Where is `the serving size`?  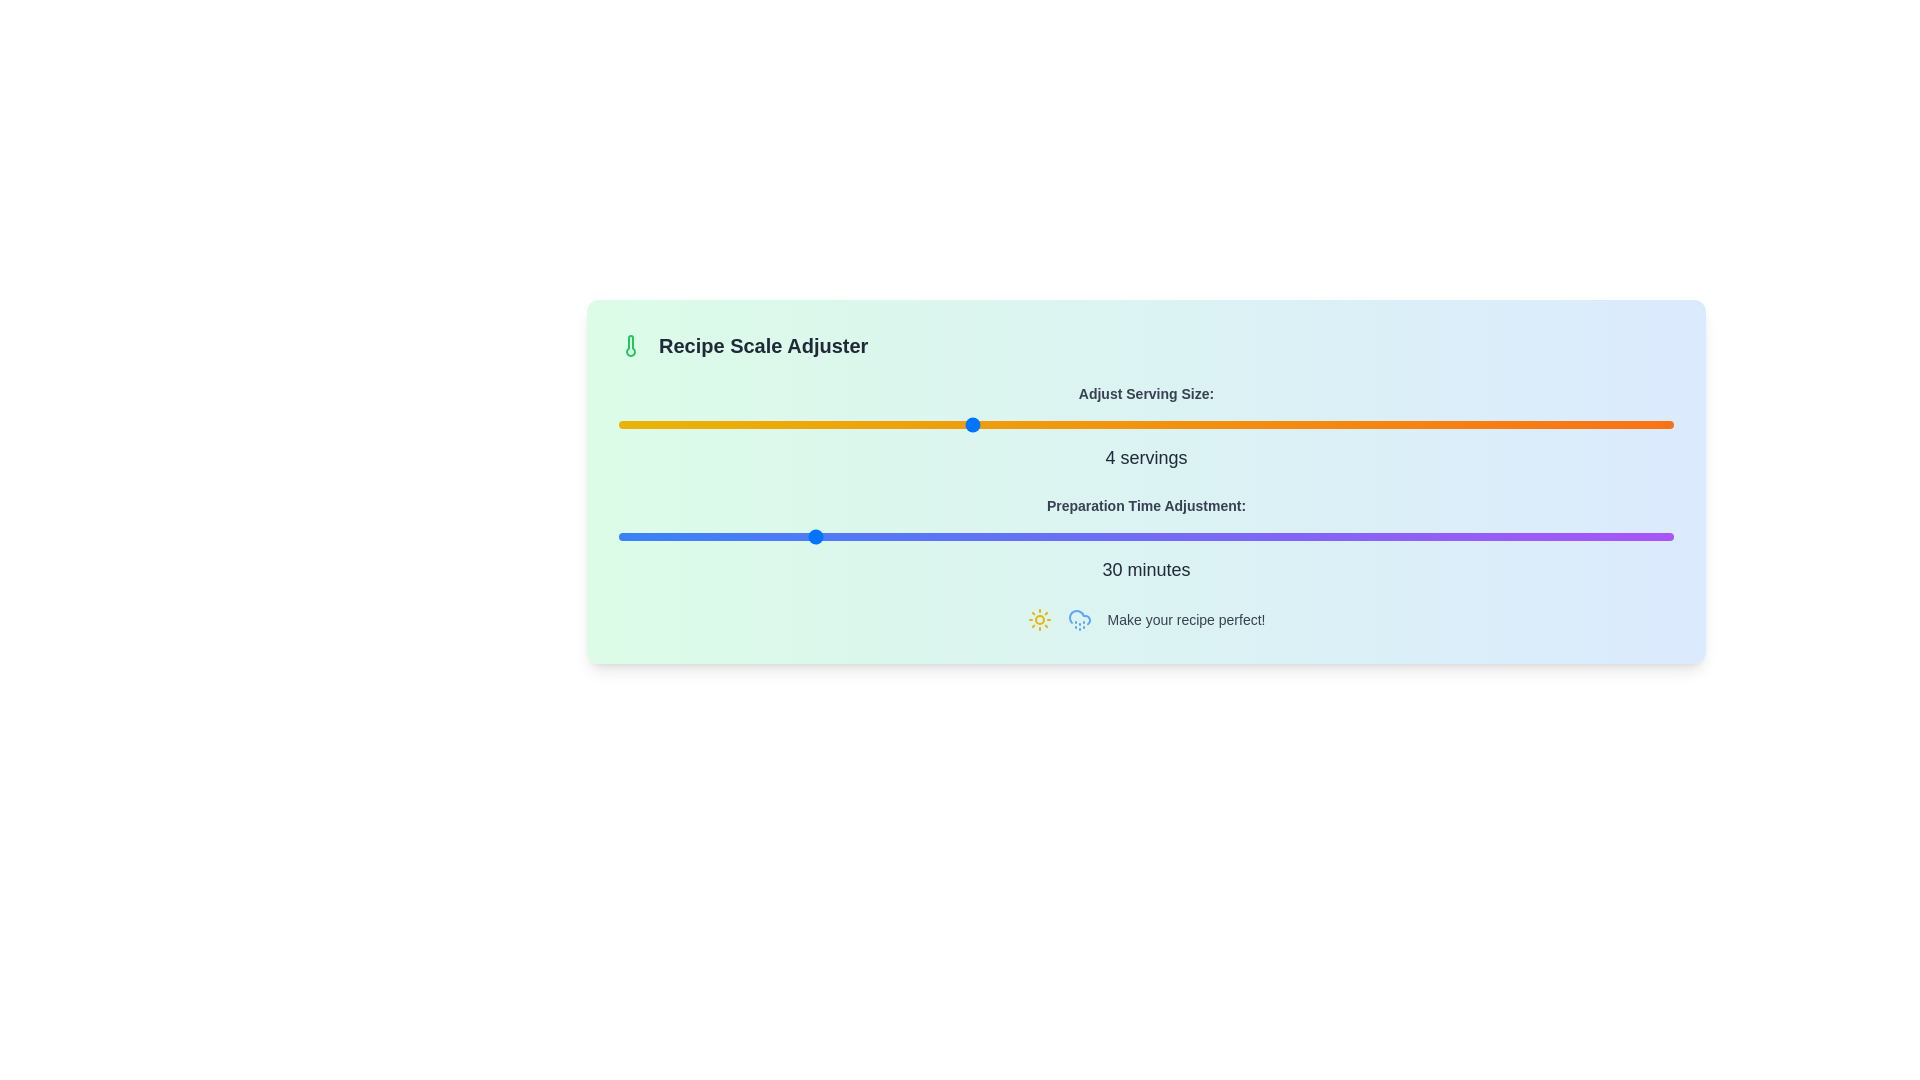 the serving size is located at coordinates (1555, 423).